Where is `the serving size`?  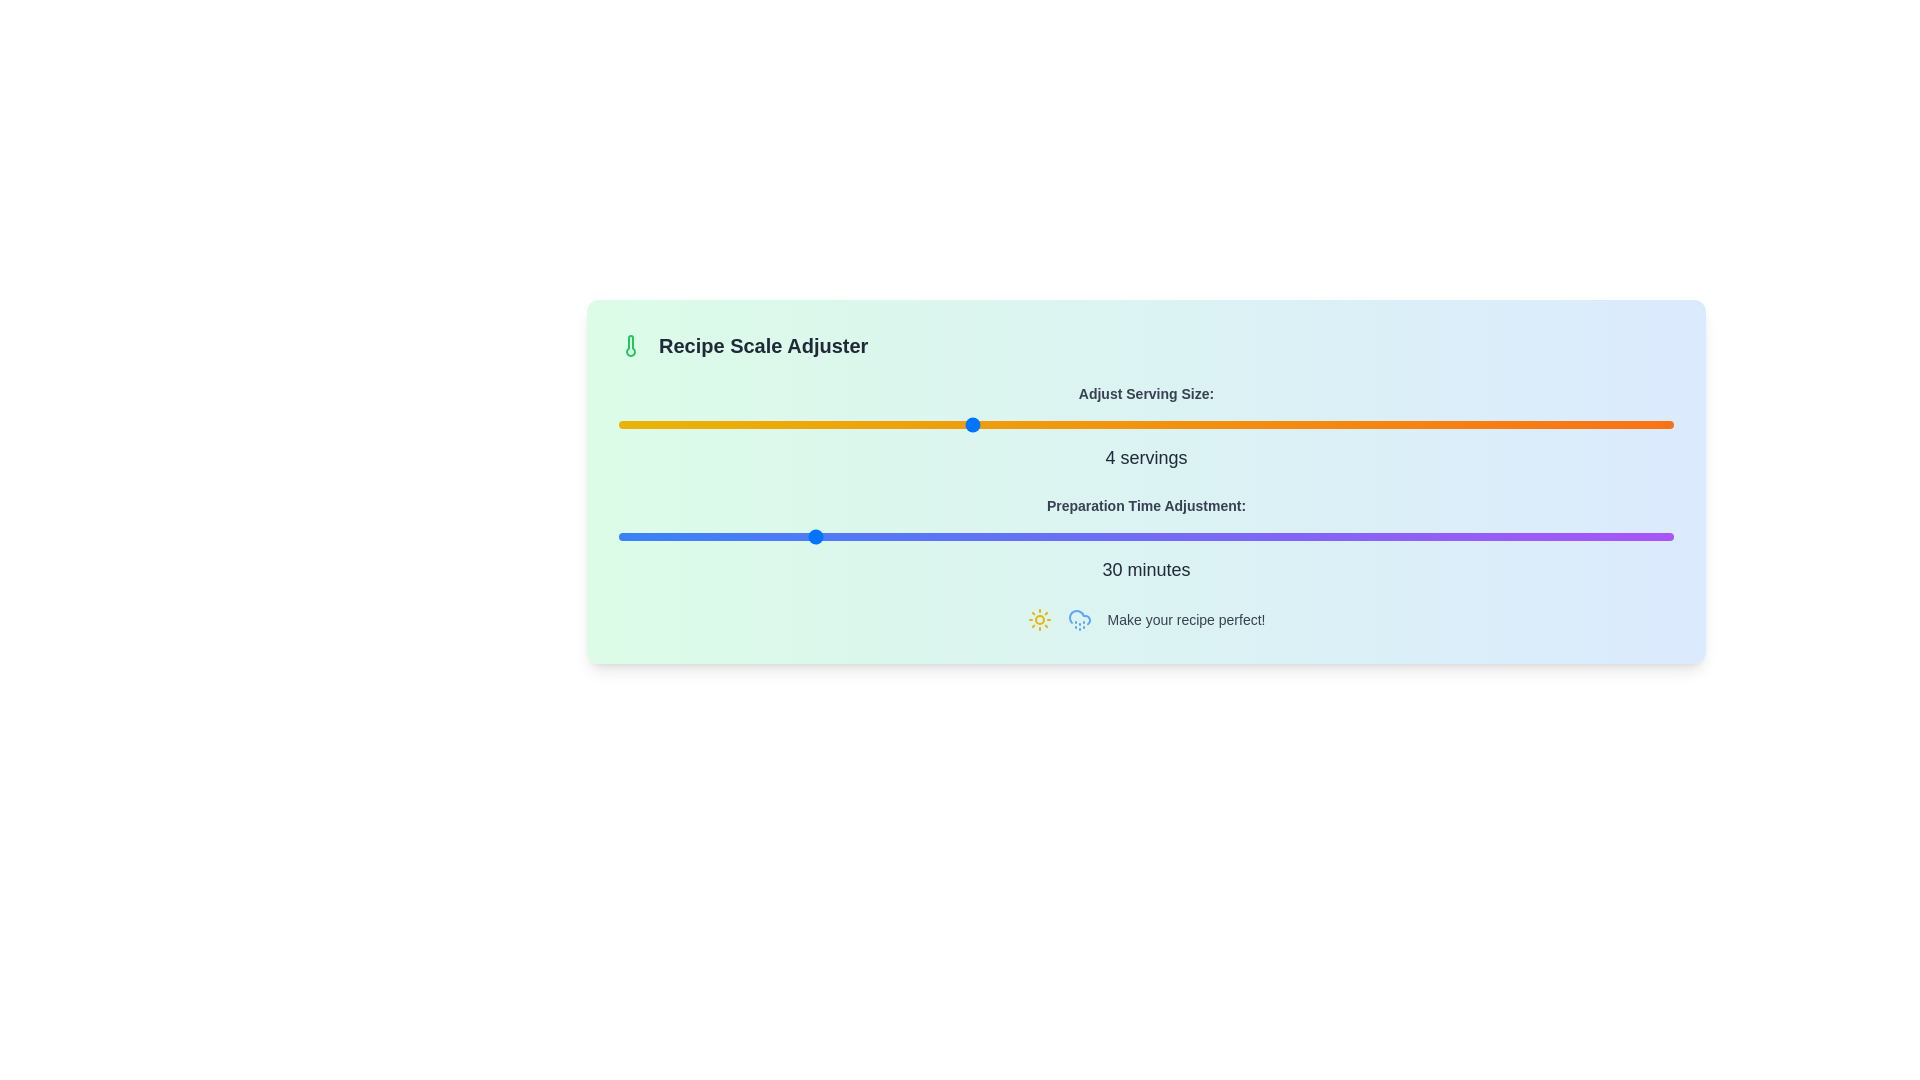 the serving size is located at coordinates (1555, 423).